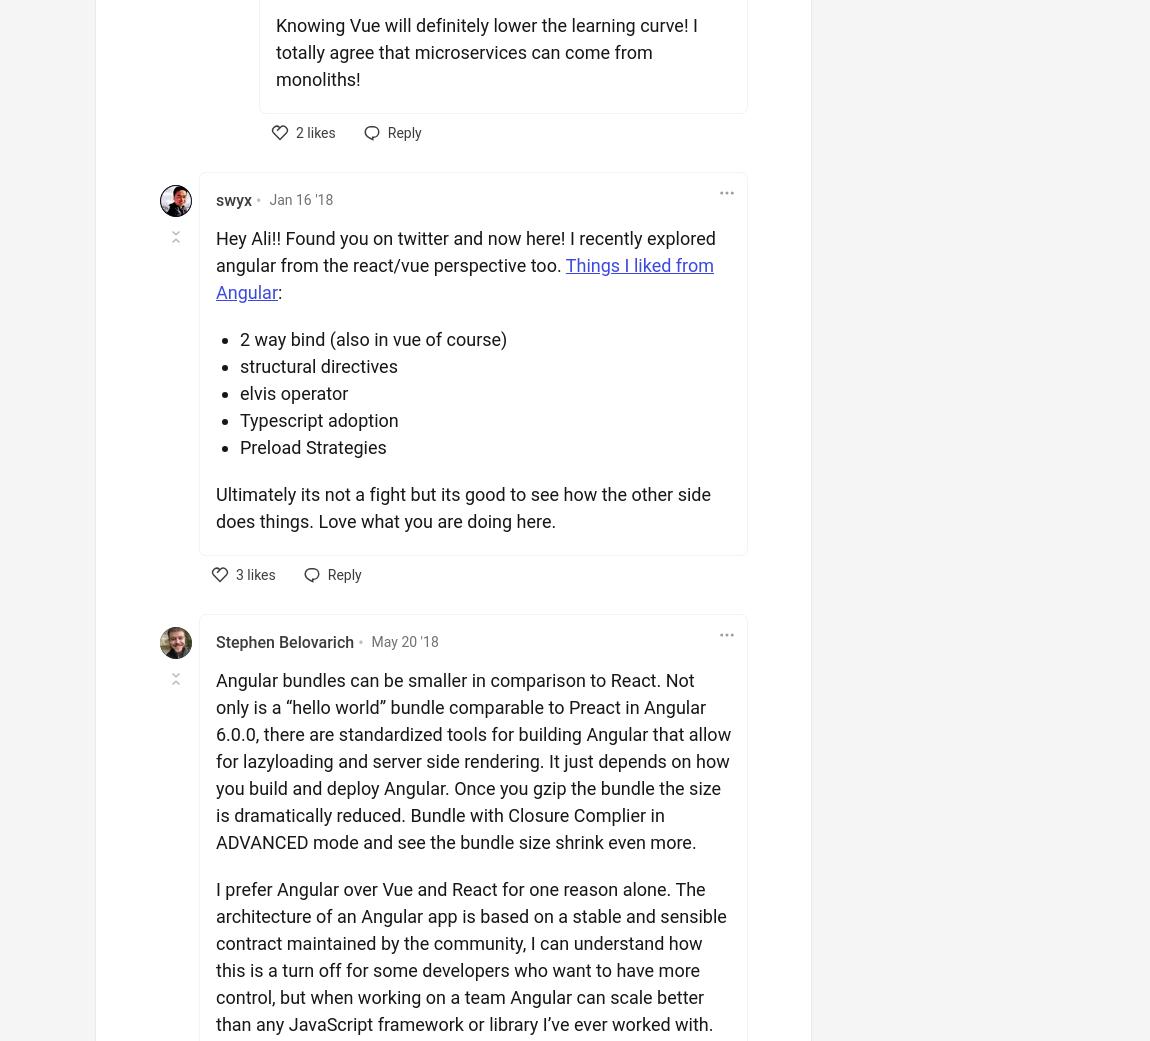  Describe the element at coordinates (370, 640) in the screenshot. I see `'May 20 '18'` at that location.